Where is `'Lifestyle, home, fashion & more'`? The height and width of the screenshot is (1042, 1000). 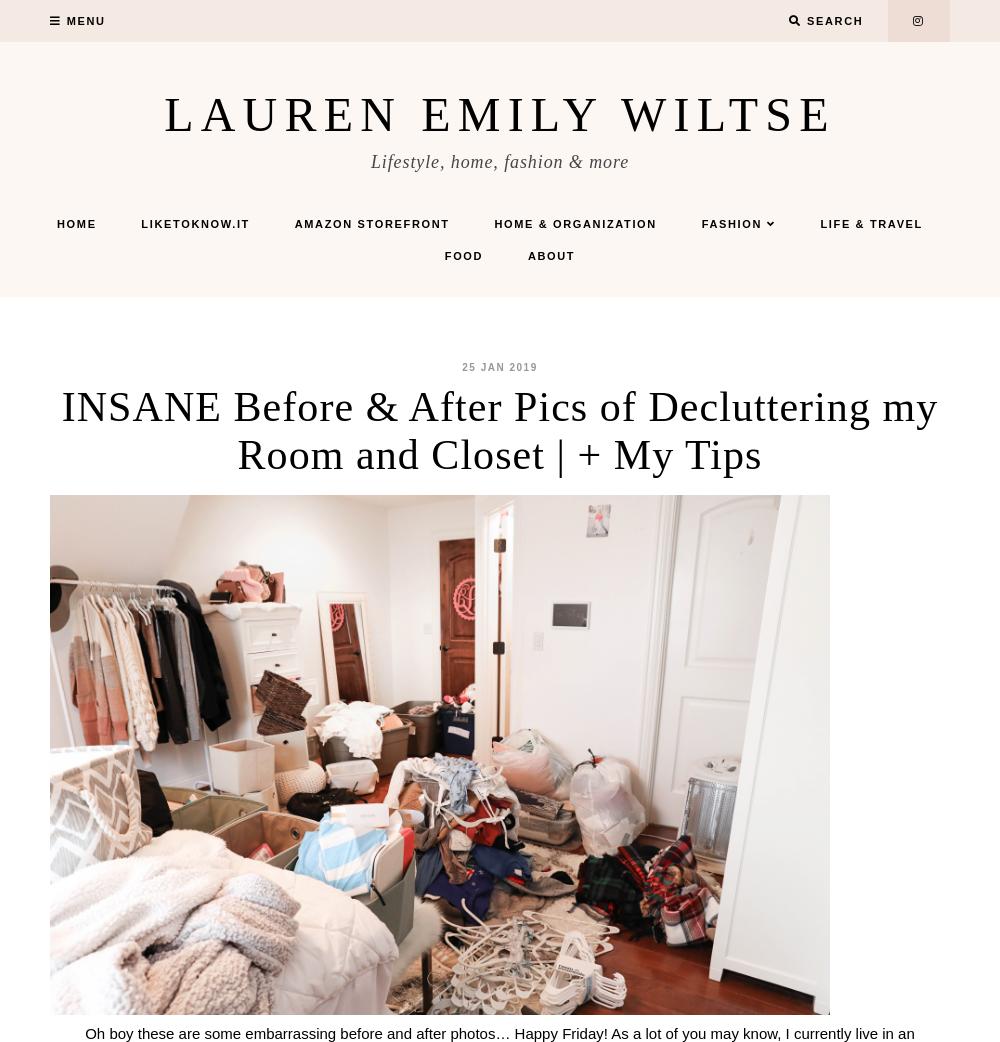
'Lifestyle, home, fashion & more' is located at coordinates (369, 162).